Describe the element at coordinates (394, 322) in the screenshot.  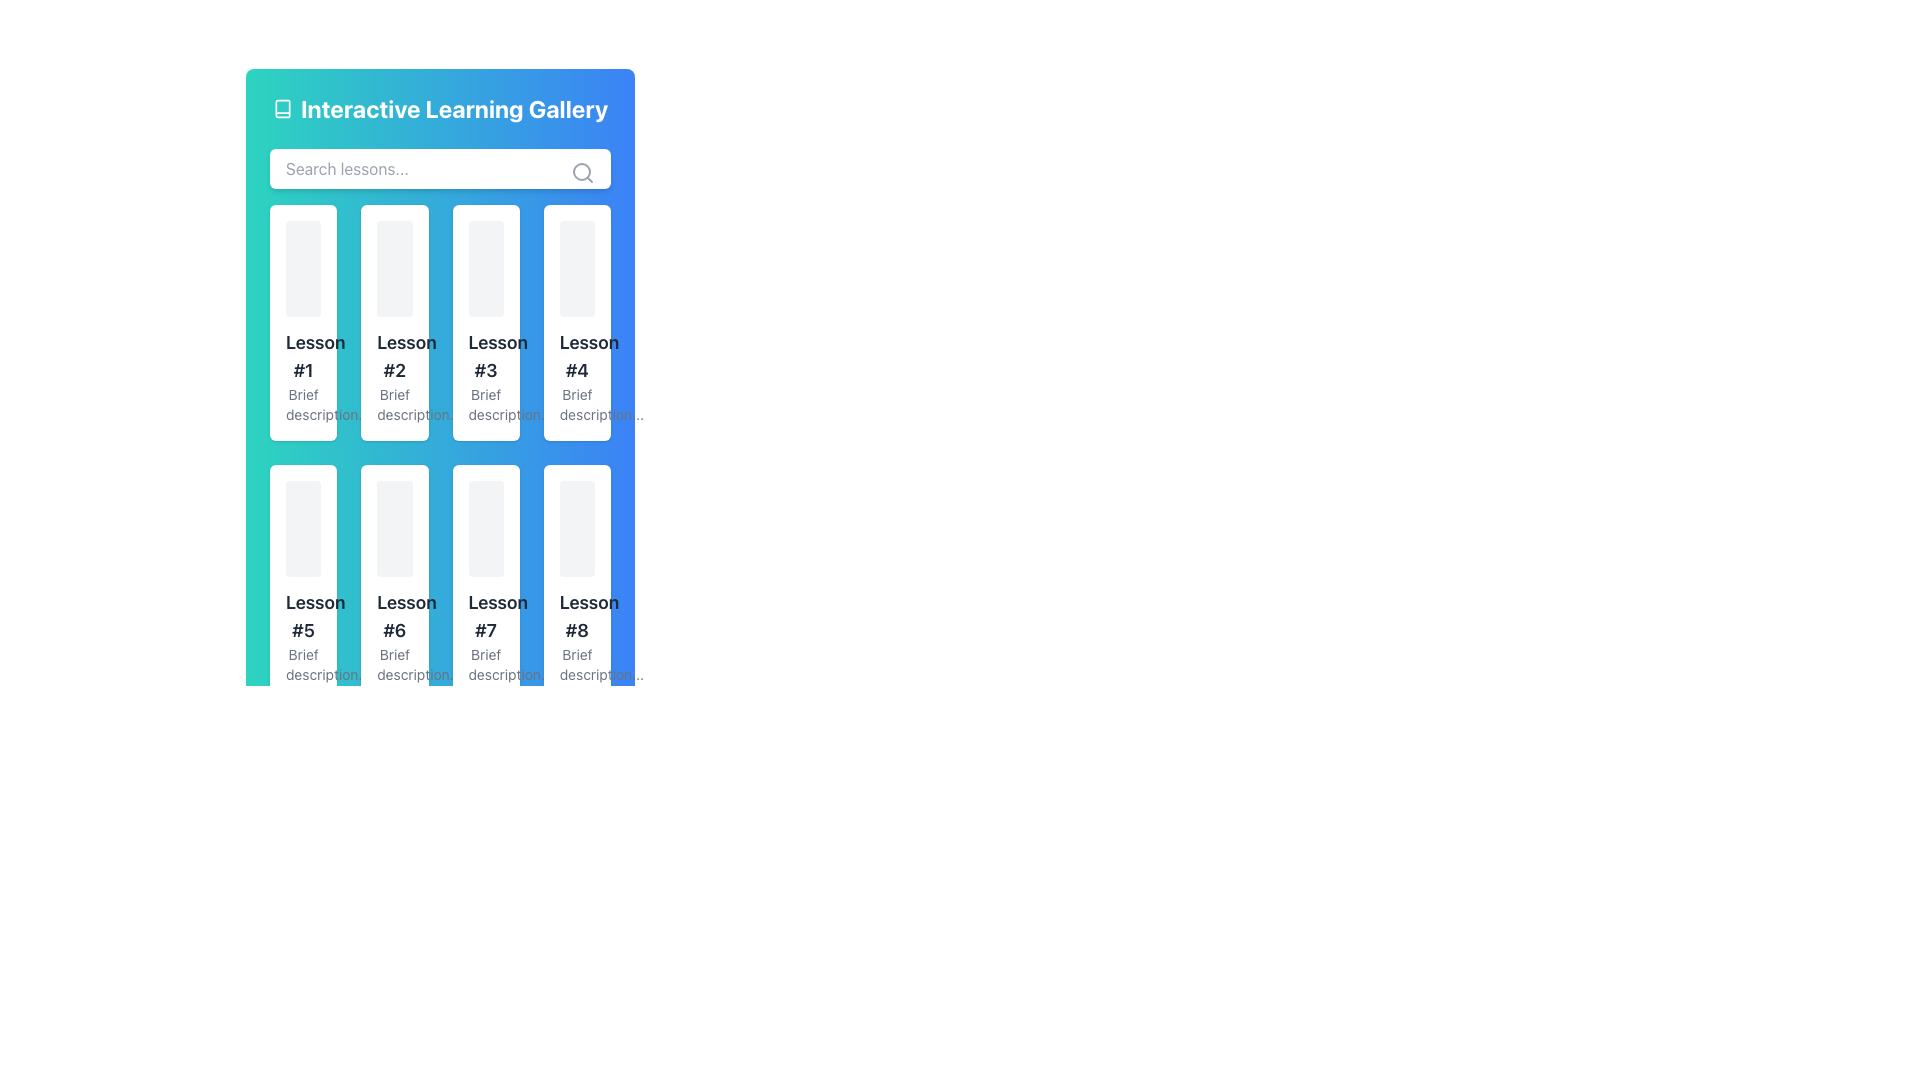
I see `the second informational card in the learning gallery that displays lesson information, located between 'Lesson #1' and 'Lesson #3'` at that location.